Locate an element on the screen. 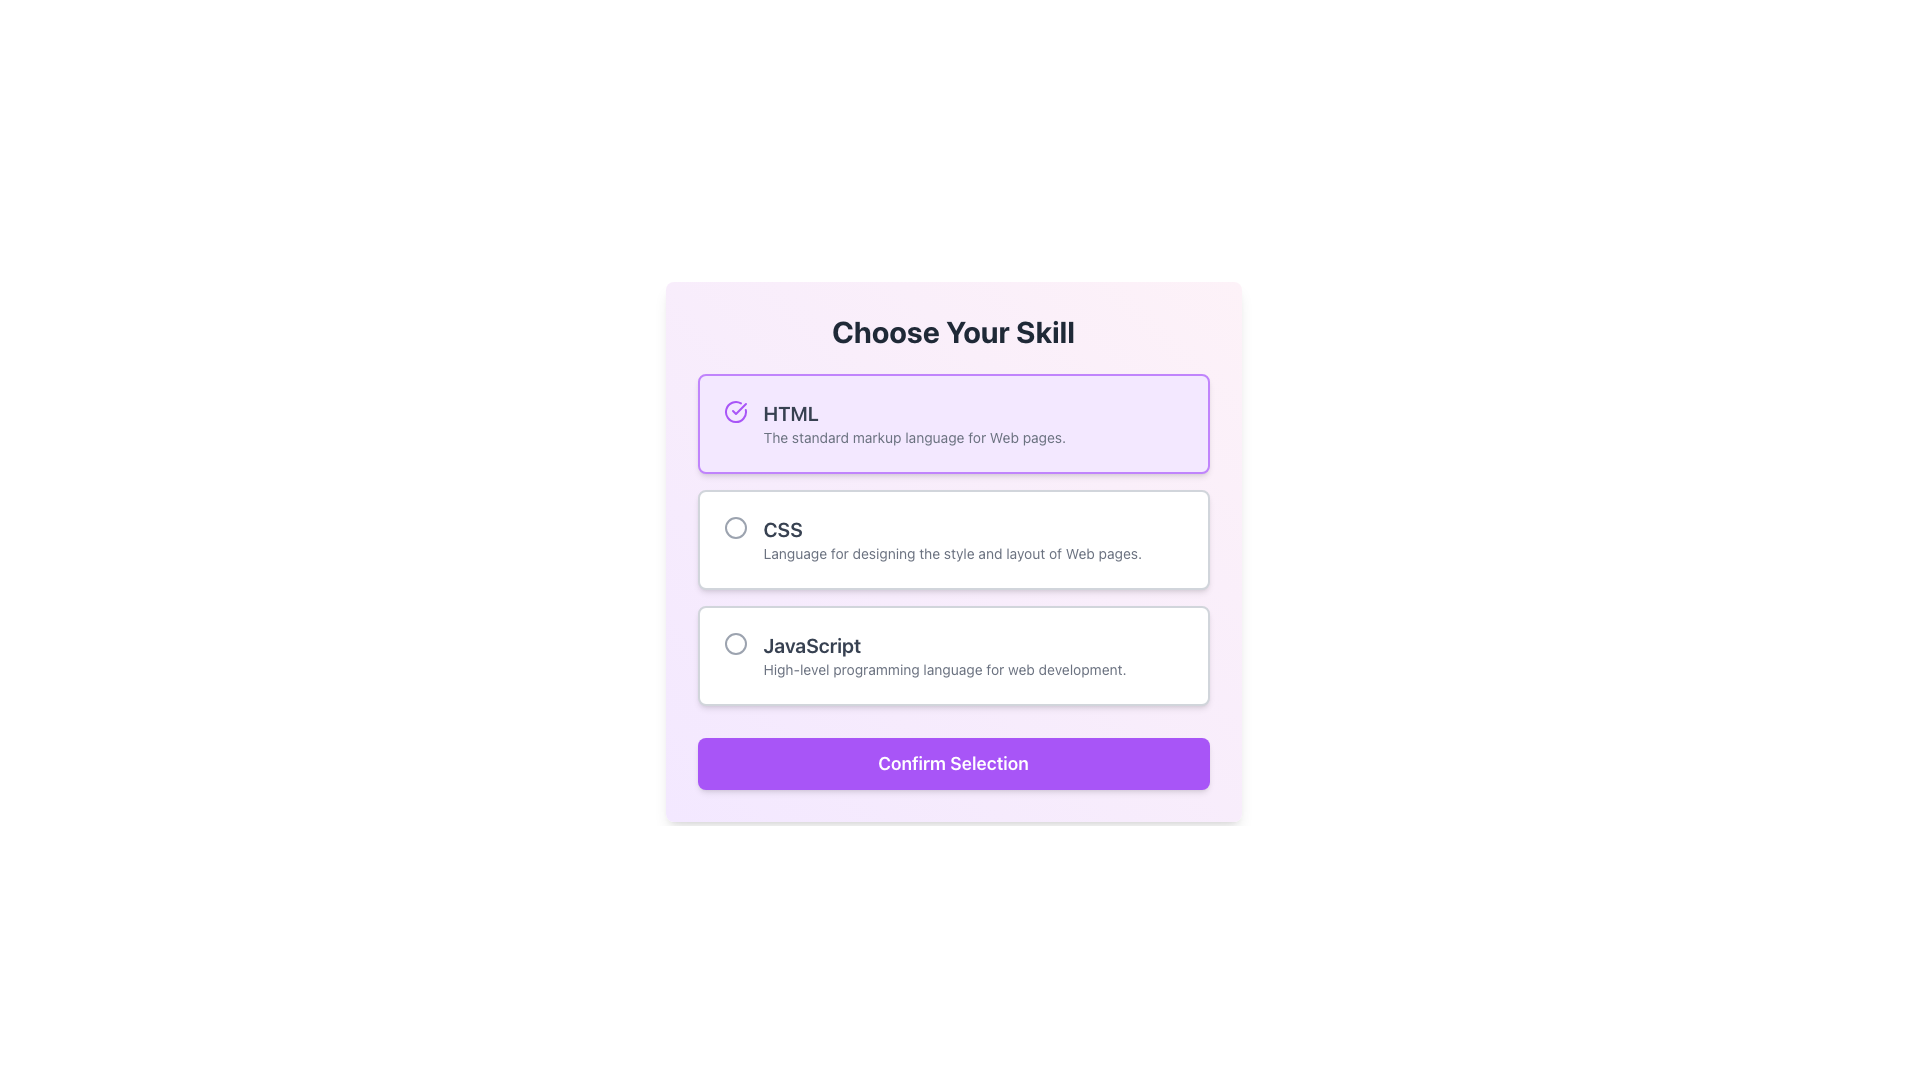  the small circular icon with a gray border located at the top-left corner of the 'JavaScript' card, adjacent to the label 'JavaScript' is located at coordinates (734, 644).